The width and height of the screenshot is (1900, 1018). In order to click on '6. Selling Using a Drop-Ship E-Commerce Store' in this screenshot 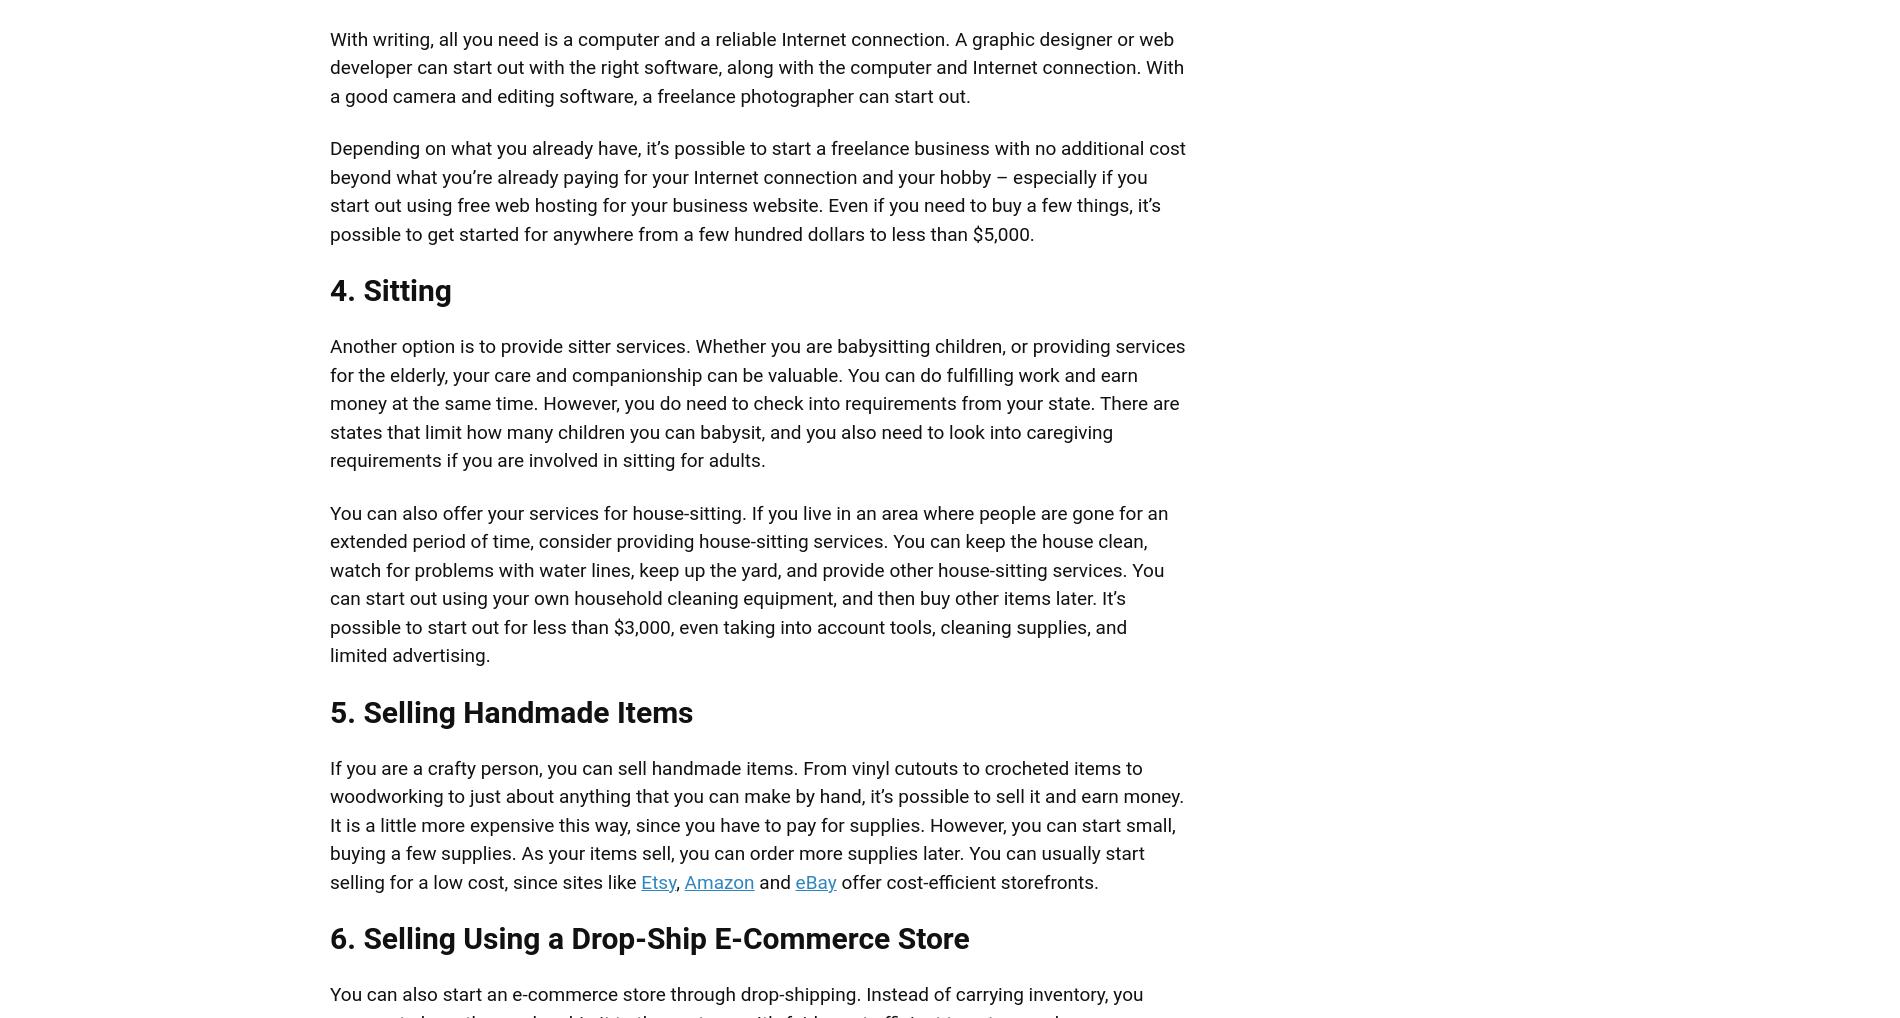, I will do `click(649, 937)`.